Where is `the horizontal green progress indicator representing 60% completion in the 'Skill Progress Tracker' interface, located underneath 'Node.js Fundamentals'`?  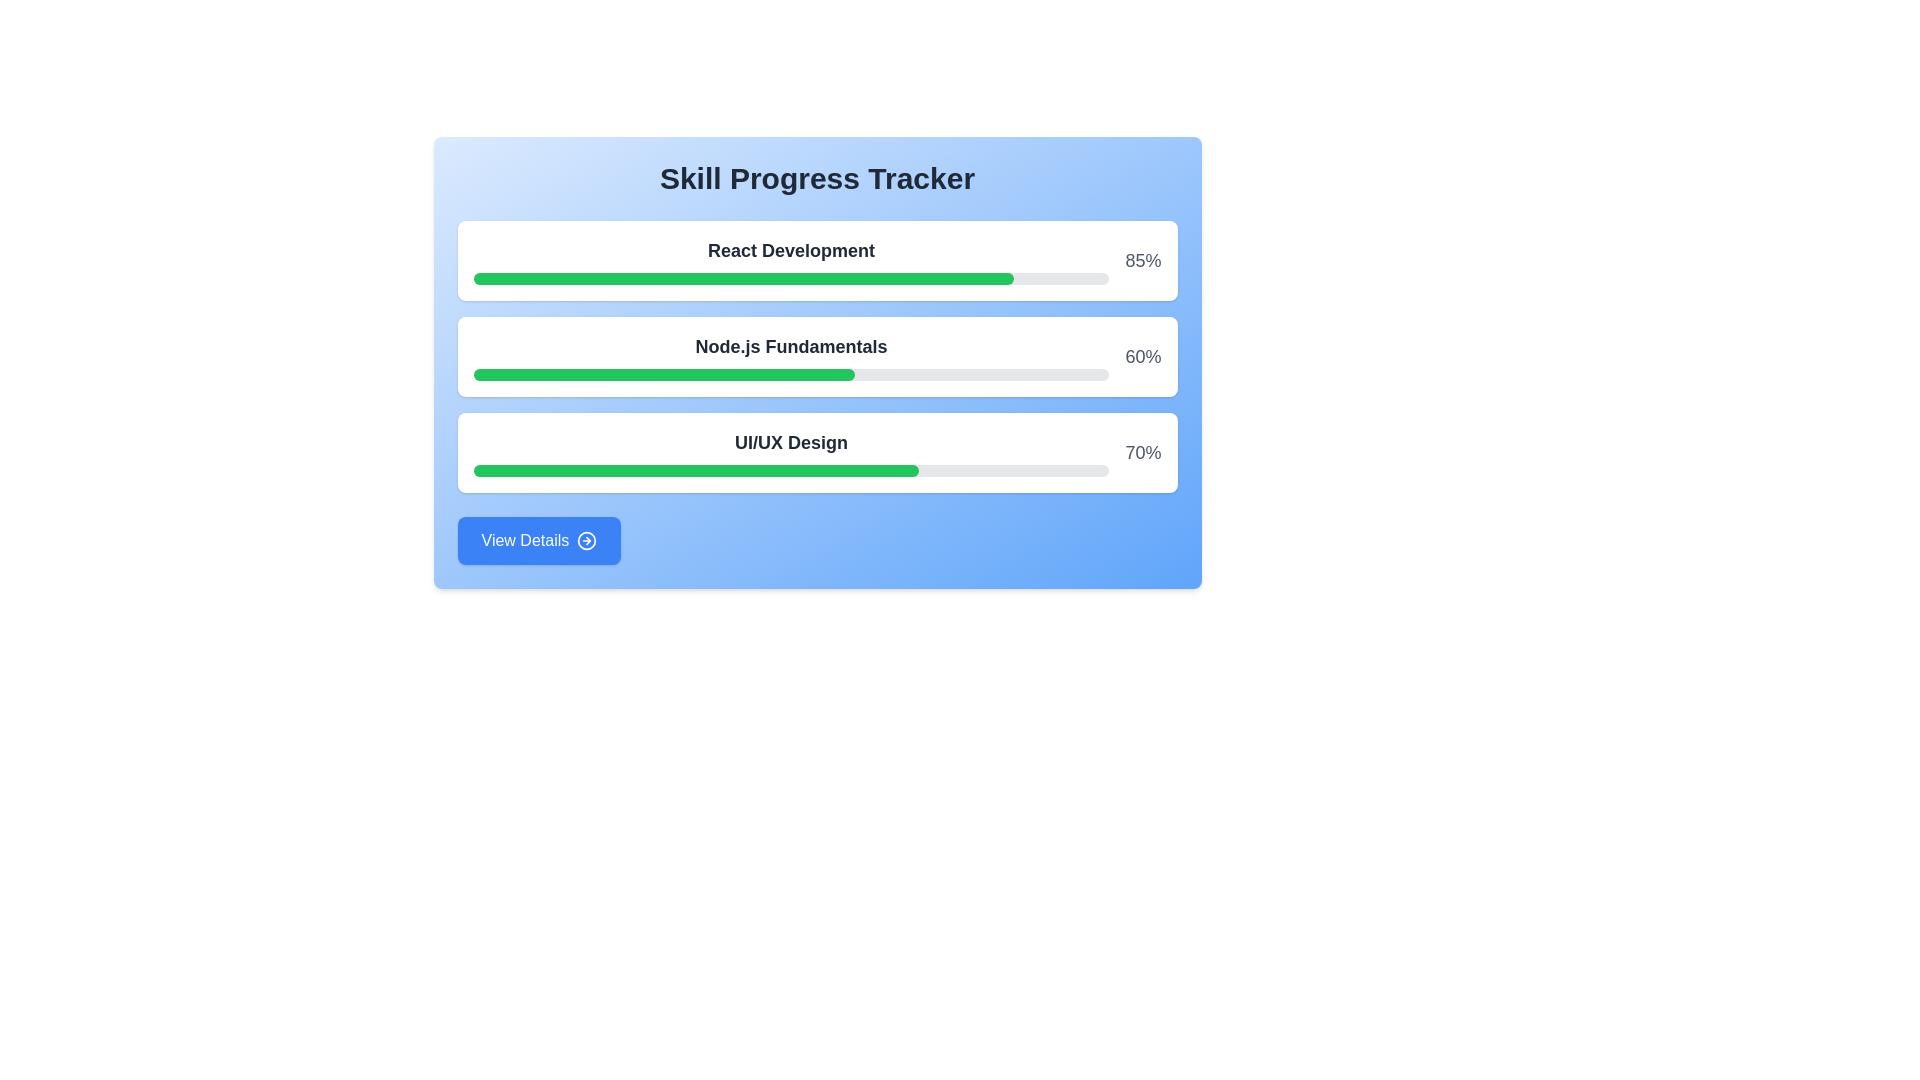
the horizontal green progress indicator representing 60% completion in the 'Skill Progress Tracker' interface, located underneath 'Node.js Fundamentals' is located at coordinates (664, 374).